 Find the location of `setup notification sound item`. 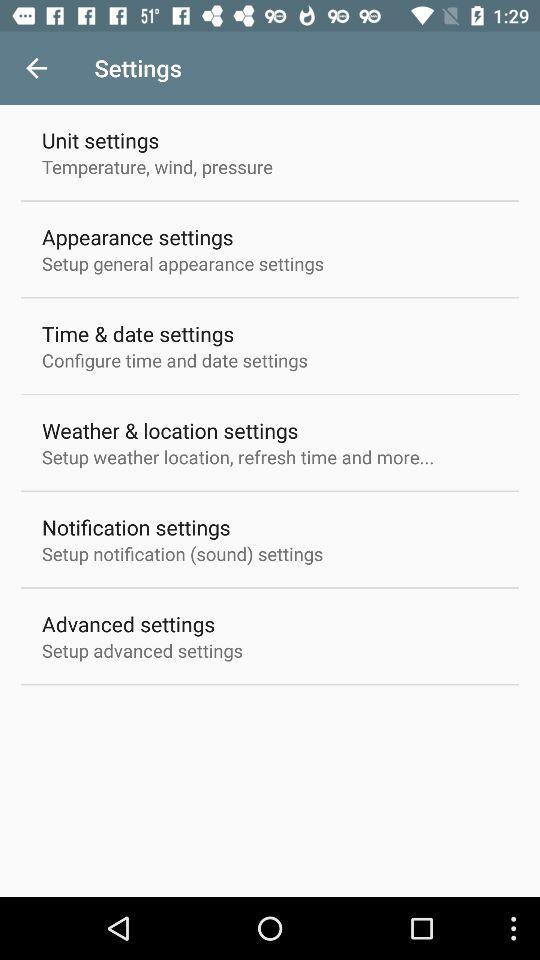

setup notification sound item is located at coordinates (182, 553).